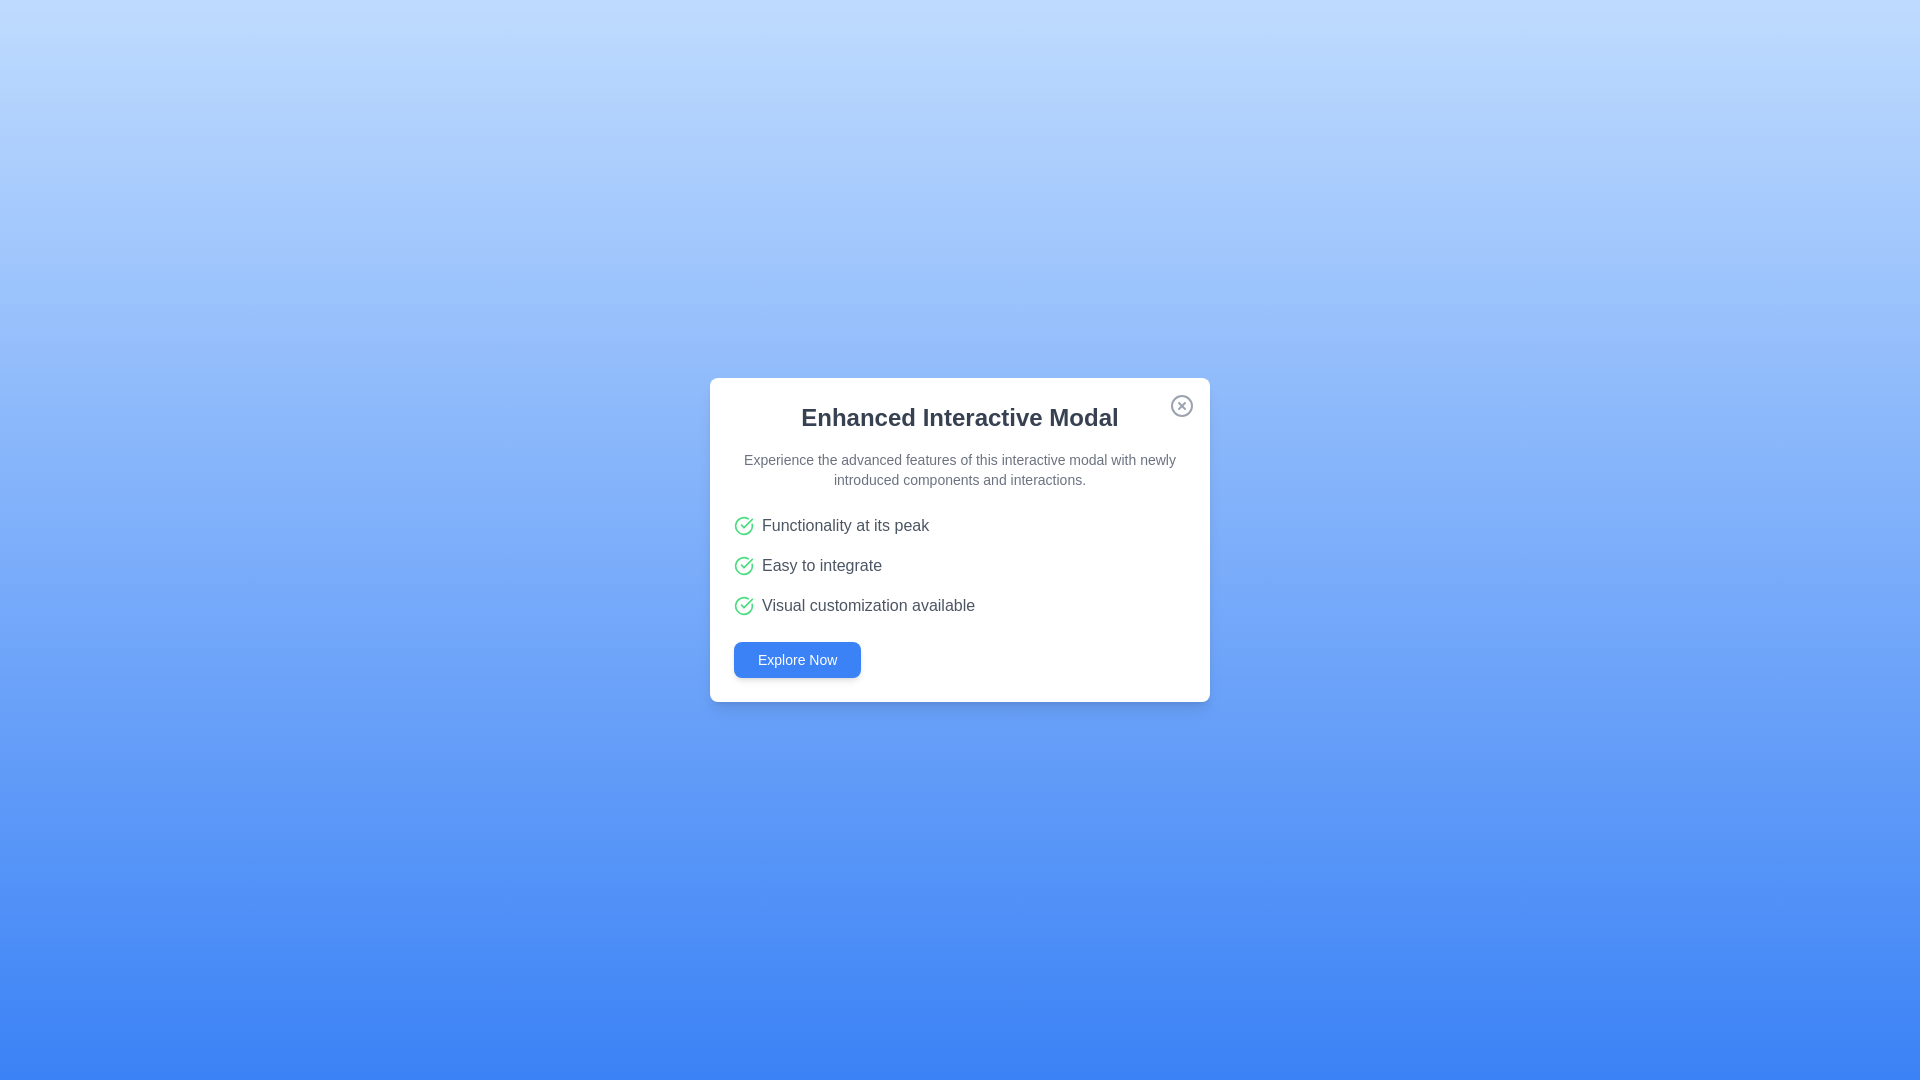 The image size is (1920, 1080). What do you see at coordinates (743, 524) in the screenshot?
I see `the green circular check mark icon located to the left of the text 'Functionality at its peak'` at bounding box center [743, 524].